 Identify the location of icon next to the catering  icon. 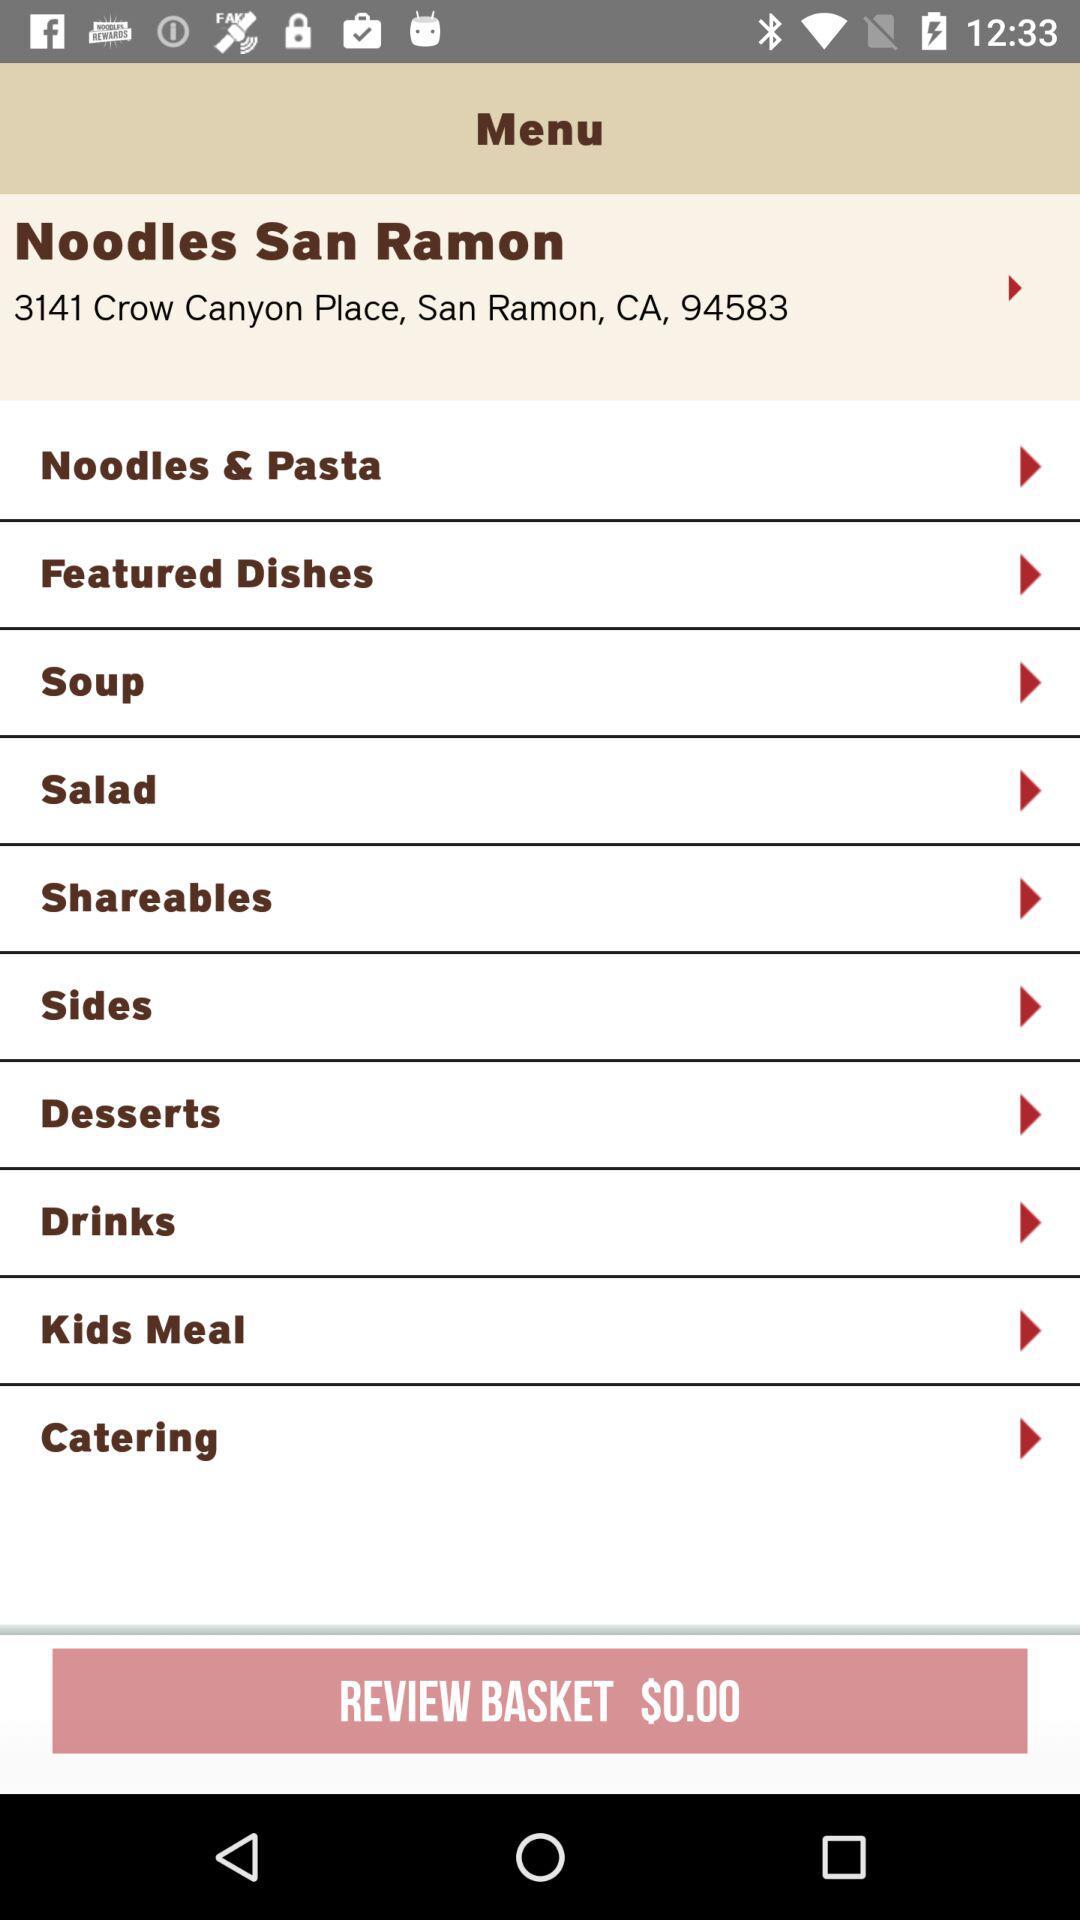
(1028, 1437).